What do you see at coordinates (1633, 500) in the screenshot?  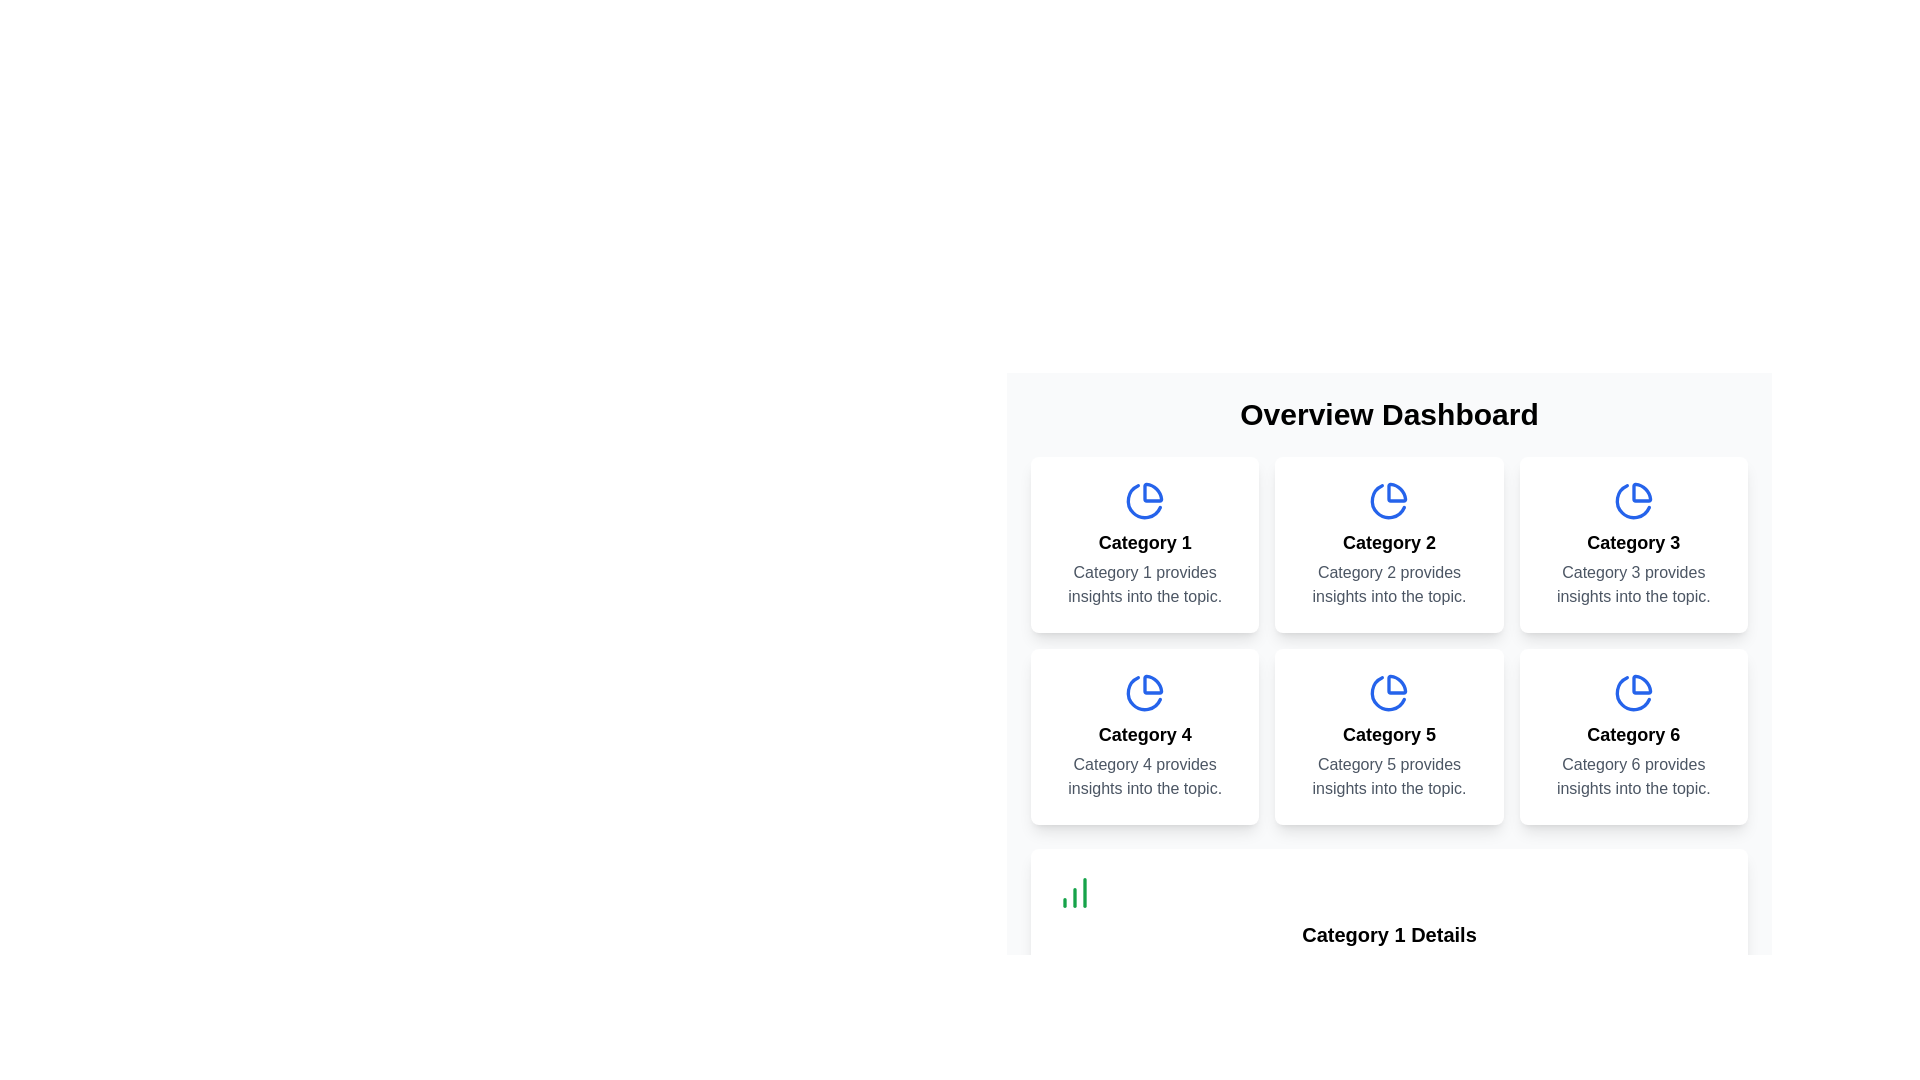 I see `the line-art pie chart icon that is centered in the heading section of the card labeled 'Category 3', positioned above the title text` at bounding box center [1633, 500].